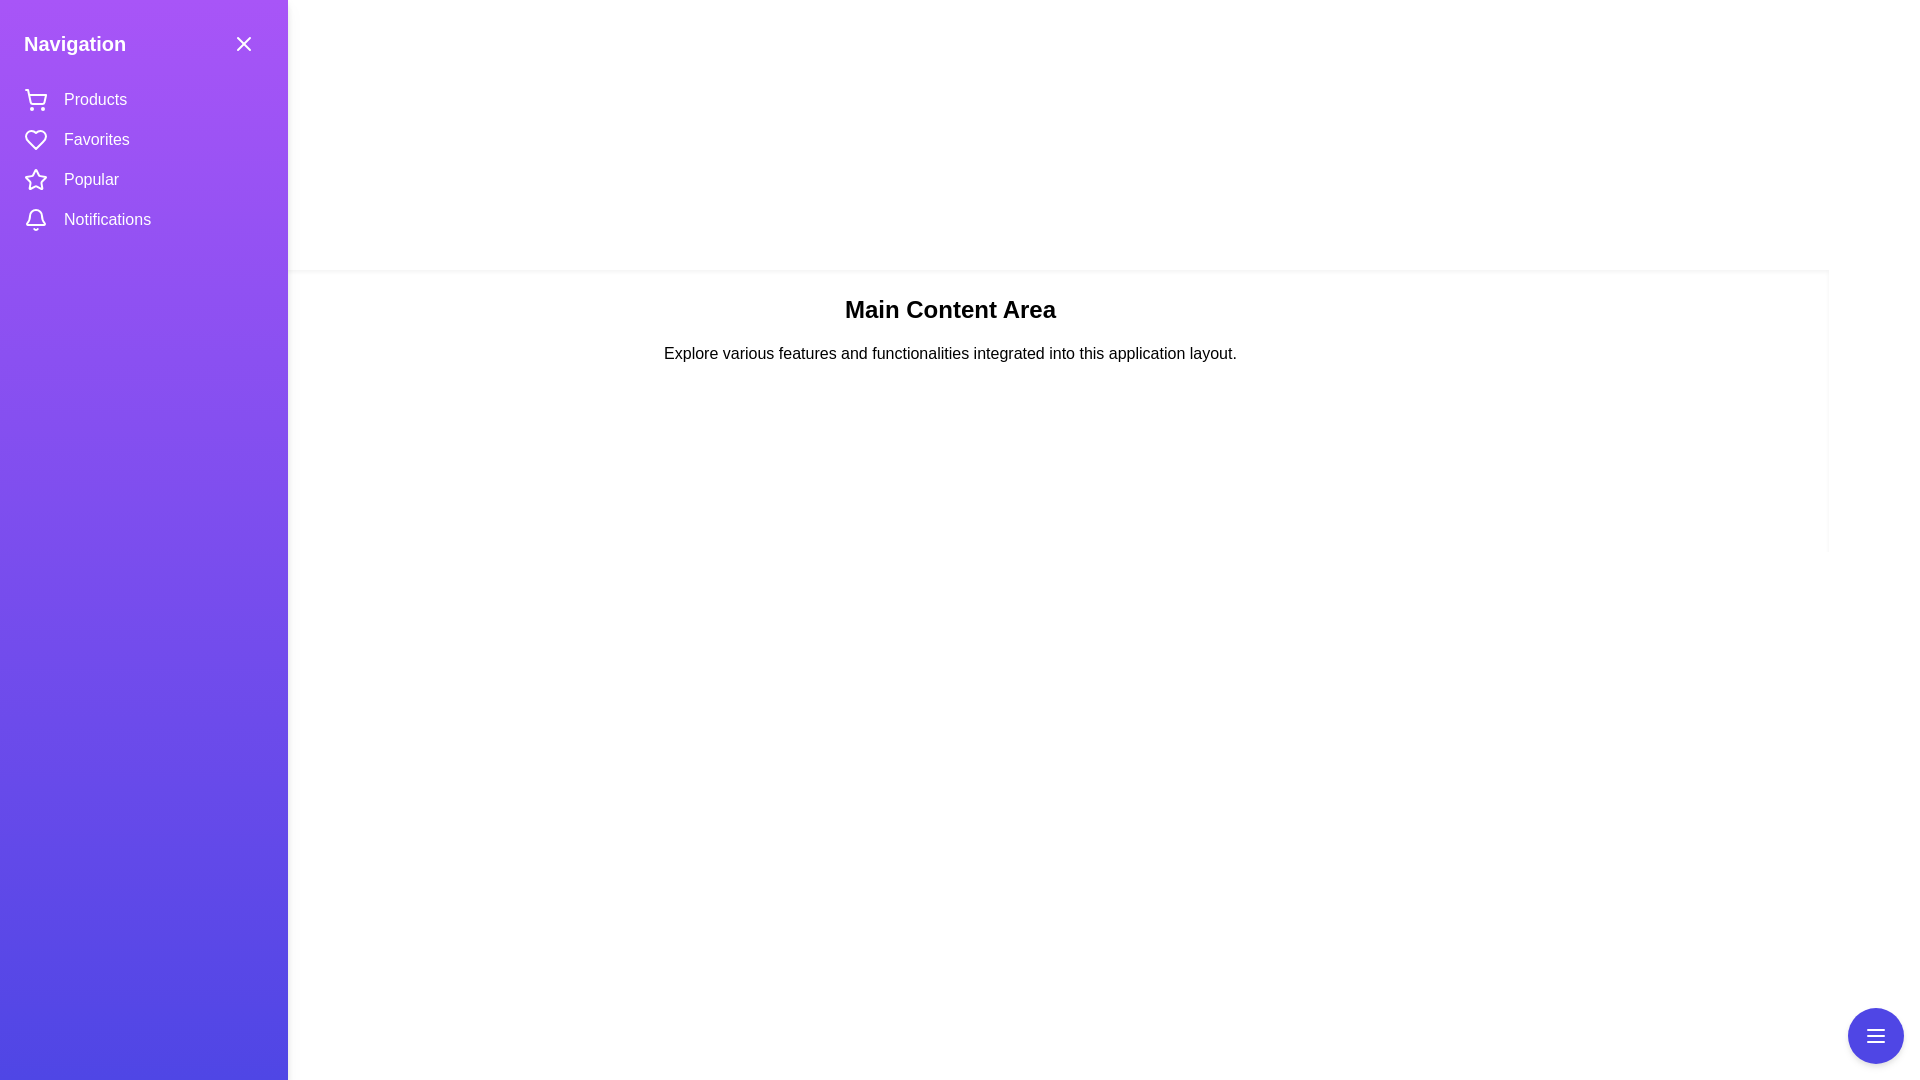 This screenshot has width=1920, height=1080. Describe the element at coordinates (949, 810) in the screenshot. I see `the main content area to read the displayed text` at that location.